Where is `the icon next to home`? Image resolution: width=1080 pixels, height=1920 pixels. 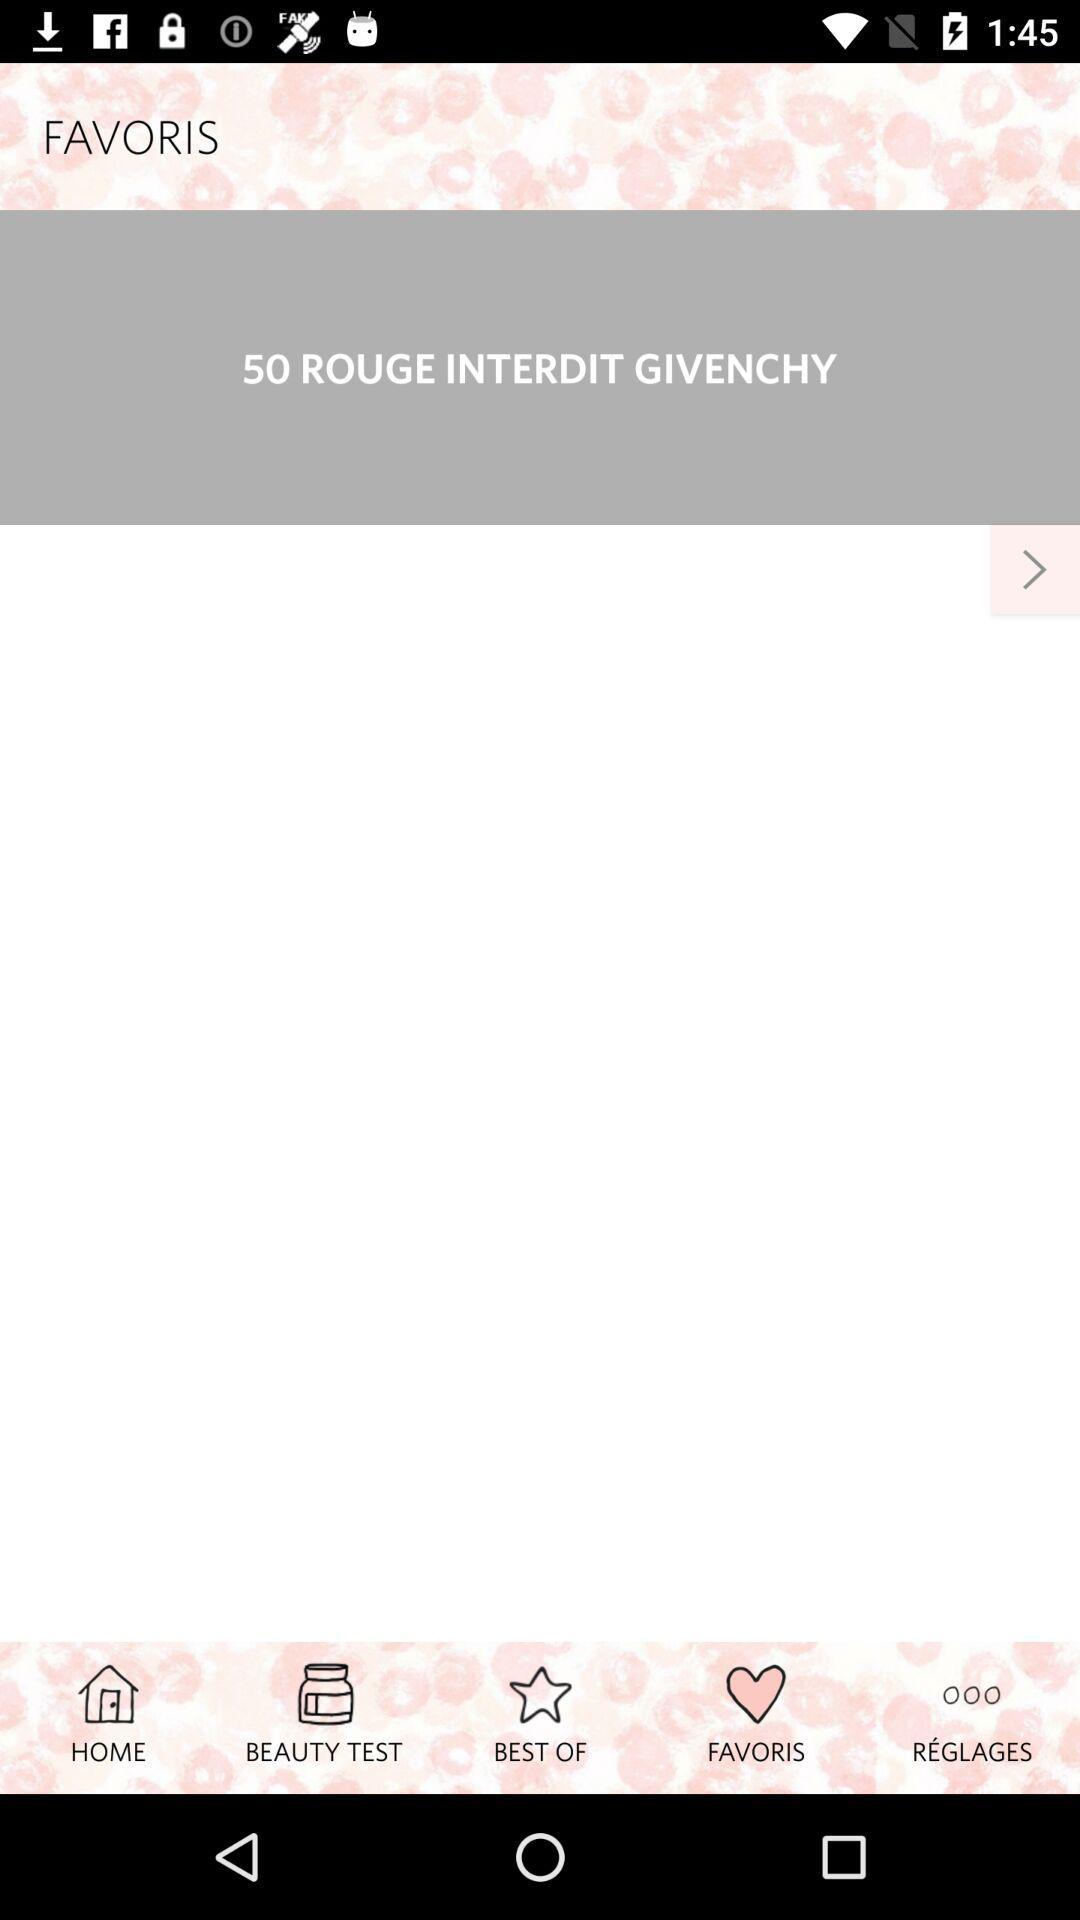 the icon next to home is located at coordinates (323, 1716).